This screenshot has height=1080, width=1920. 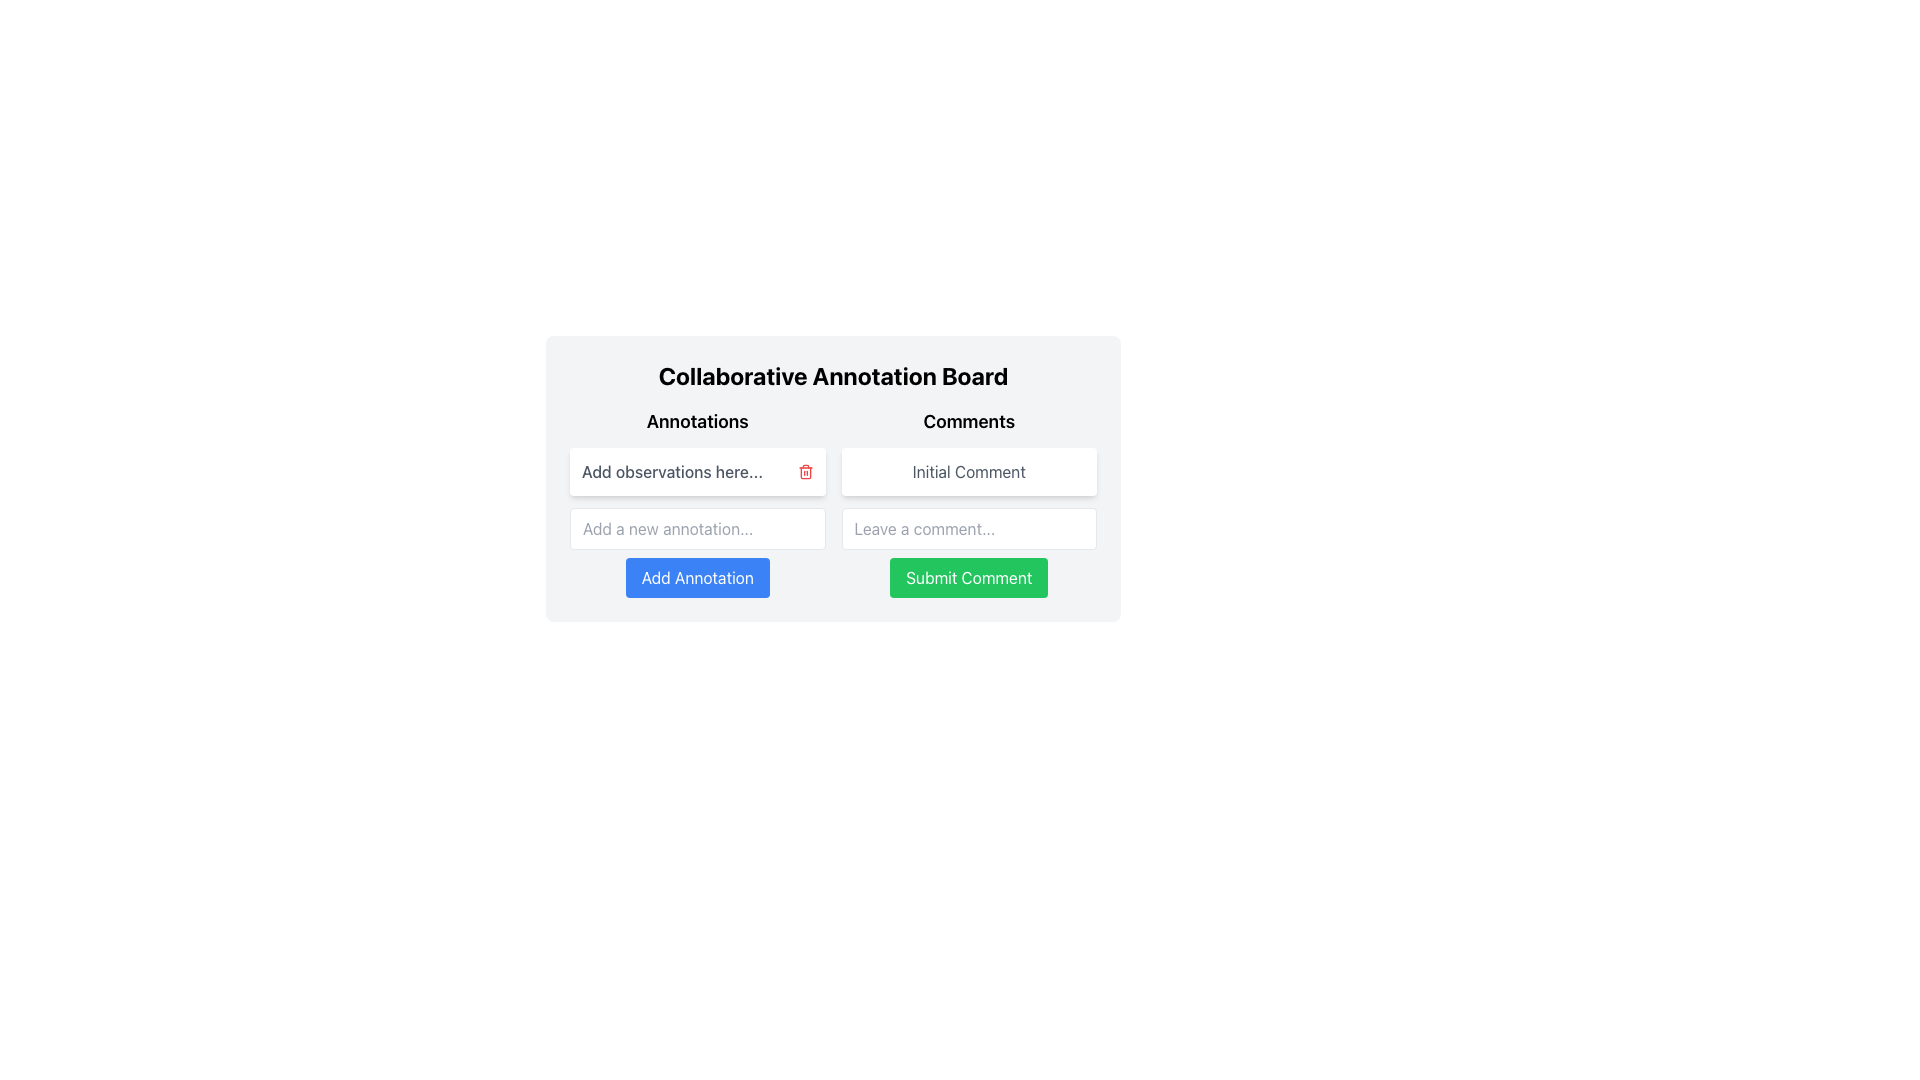 What do you see at coordinates (969, 578) in the screenshot?
I see `the submit button located in the 'Comments' section, which is aligned below the text input field with the placeholder 'Leave a comment...'` at bounding box center [969, 578].